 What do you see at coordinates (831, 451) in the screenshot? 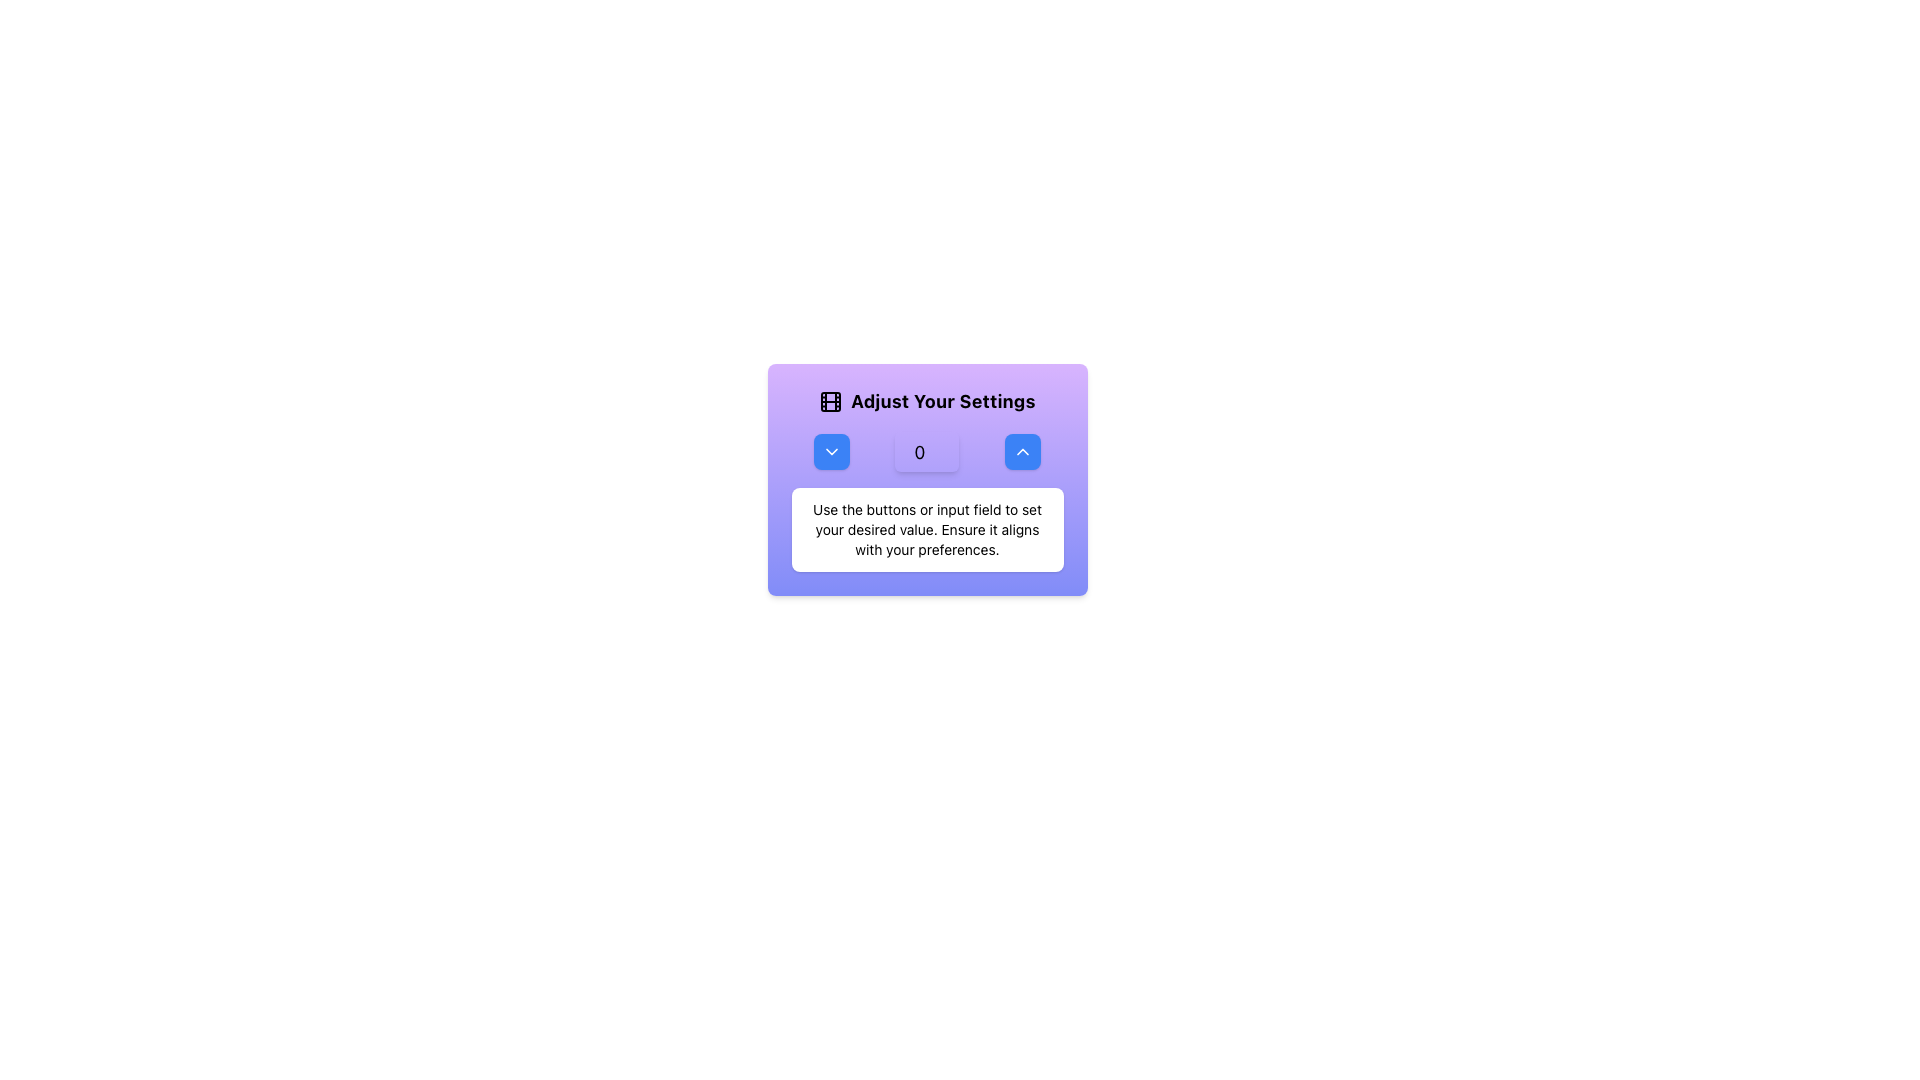
I see `the interactive button with a blue background and a white downward-facing chevron icon to decrease the numeric value` at bounding box center [831, 451].